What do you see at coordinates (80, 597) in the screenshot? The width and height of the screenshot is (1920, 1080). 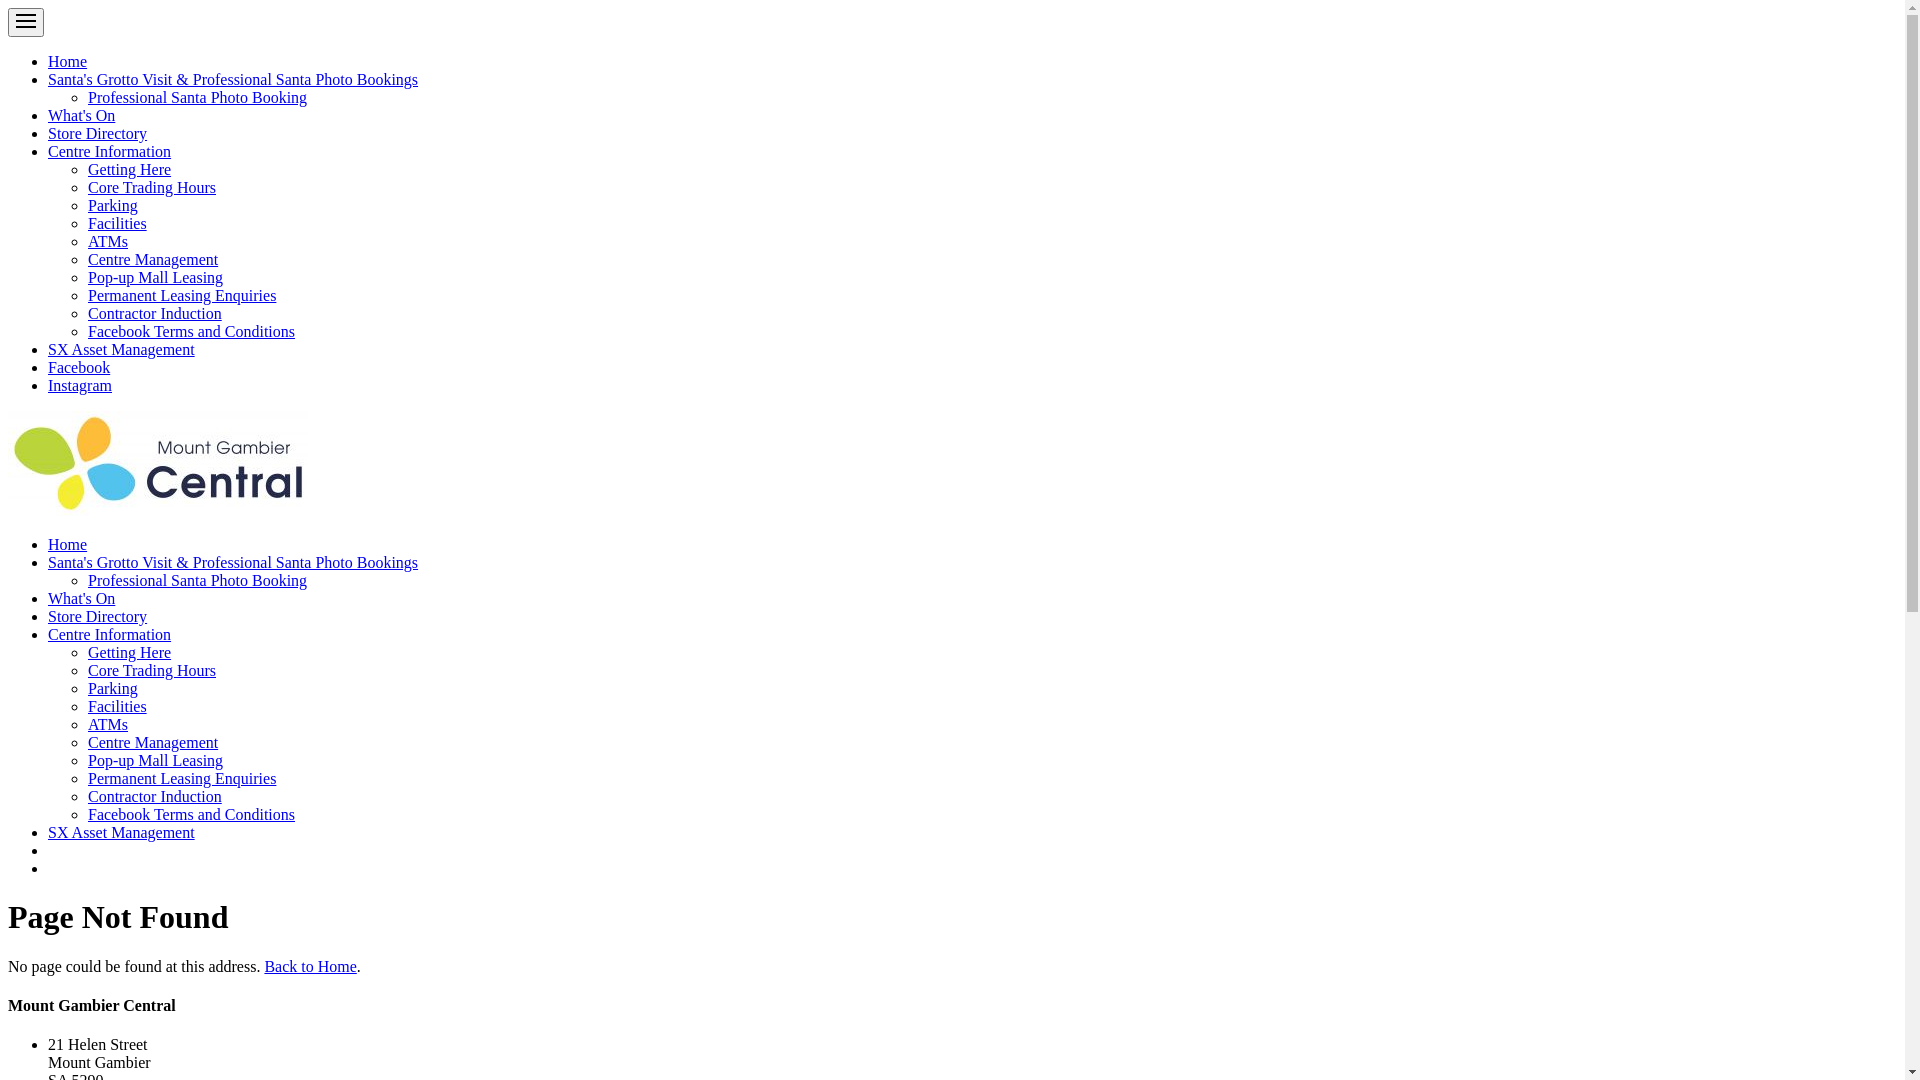 I see `'What's On'` at bounding box center [80, 597].